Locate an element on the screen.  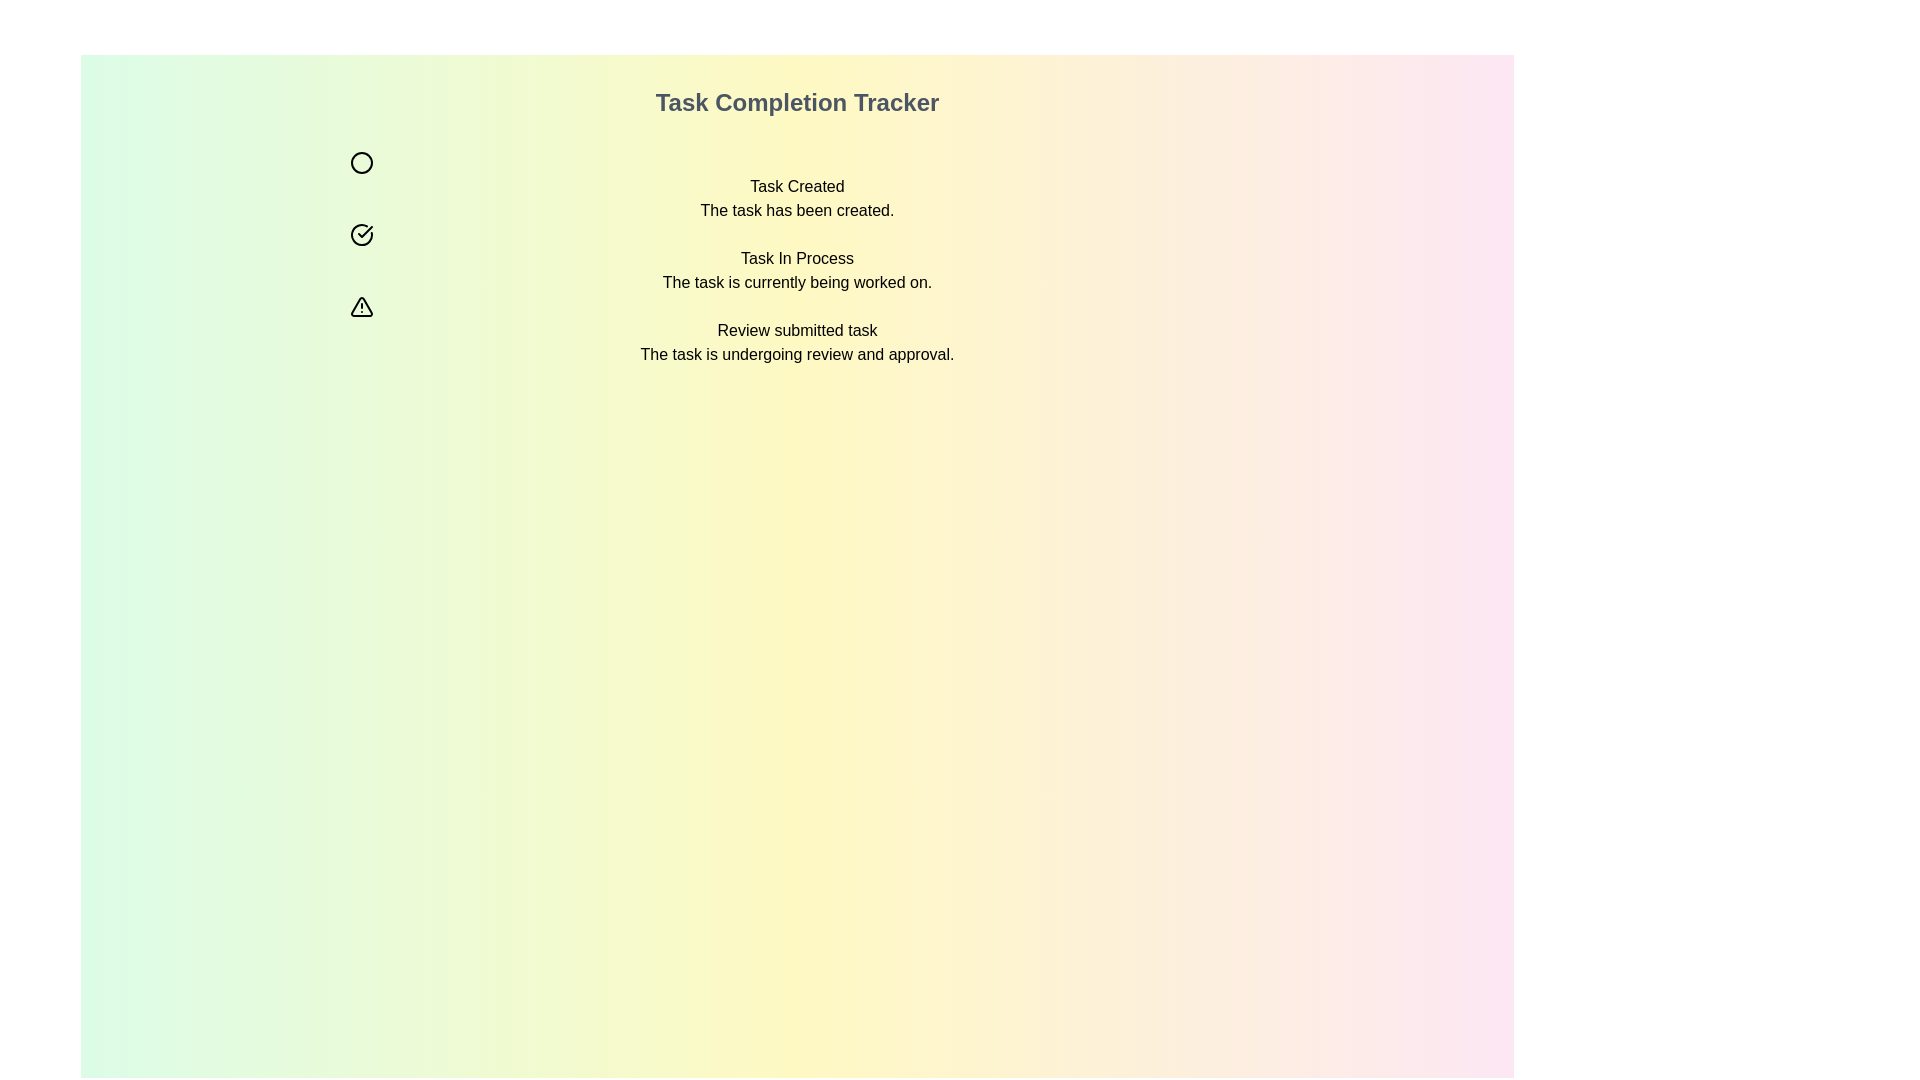
the informational text label indicating the successful creation of a task, located slightly below the 'Task Created' heading is located at coordinates (796, 211).